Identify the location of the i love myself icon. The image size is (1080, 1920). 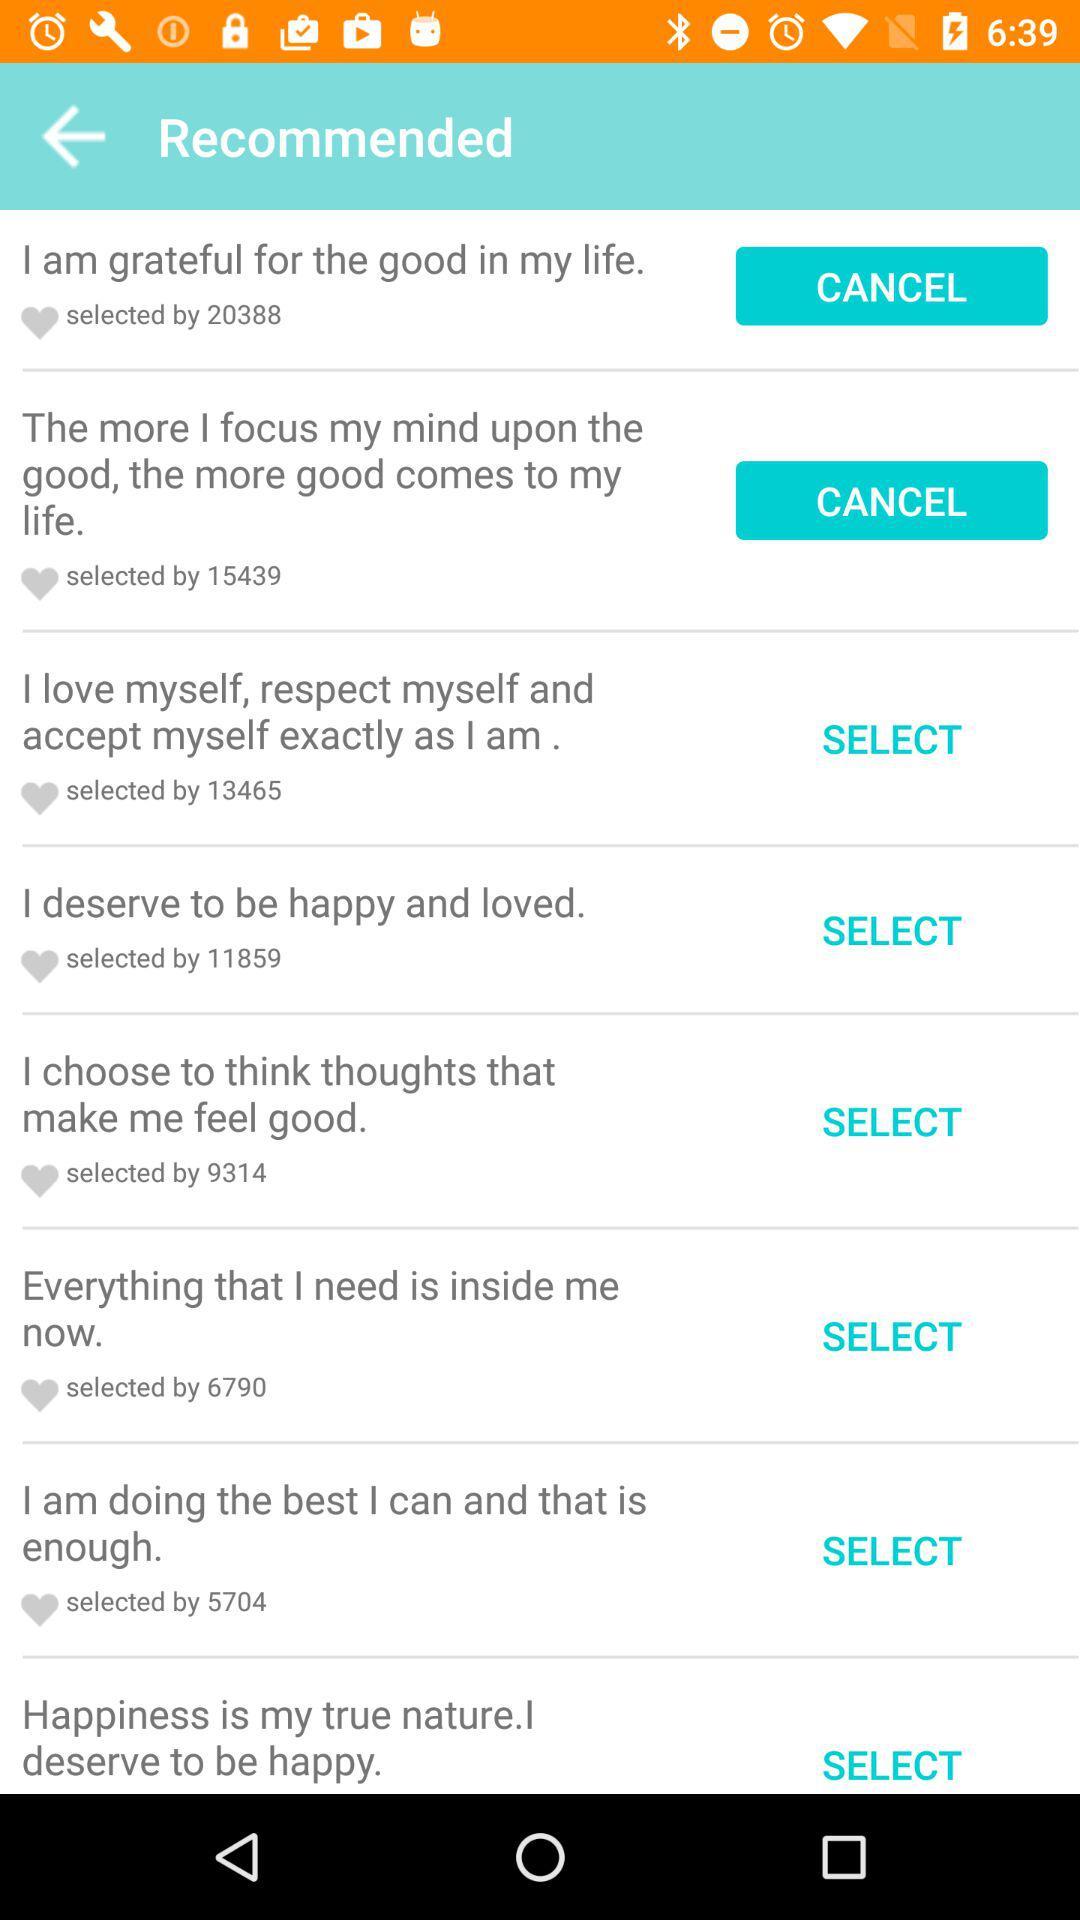
(340, 710).